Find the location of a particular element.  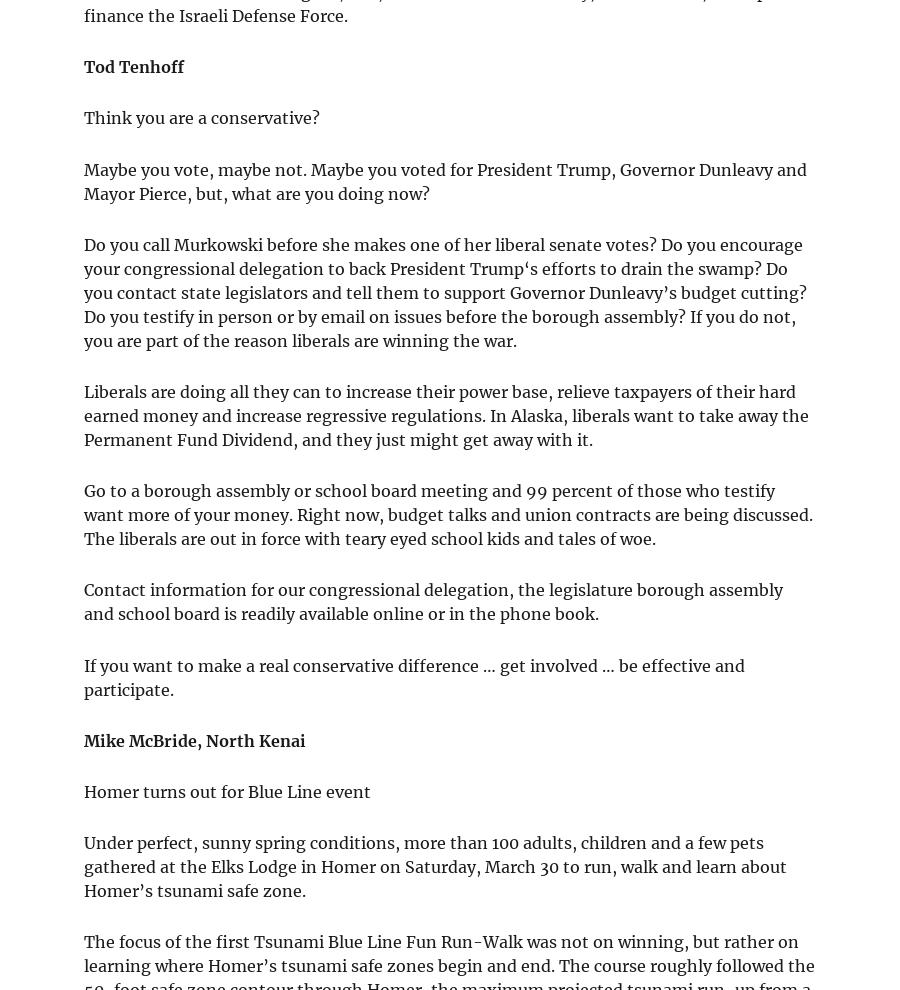

'Mike McBride, North Kenai' is located at coordinates (195, 739).